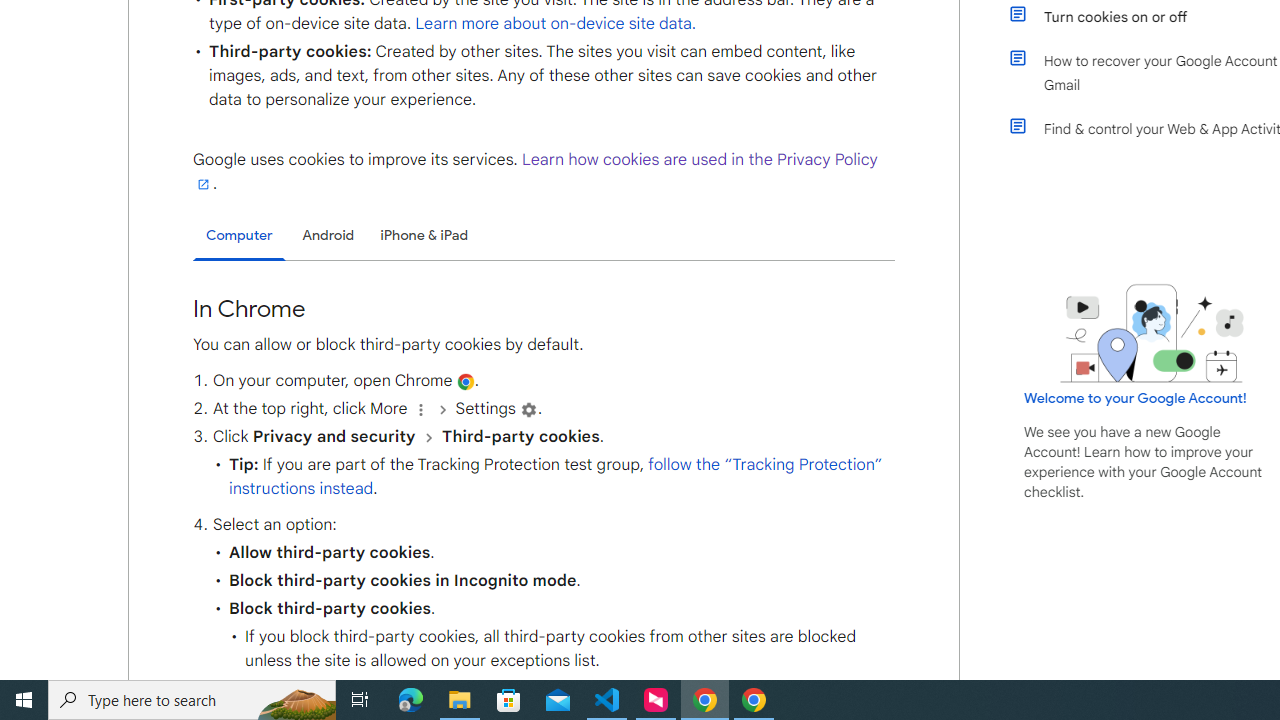 The image size is (1280, 720). What do you see at coordinates (535, 170) in the screenshot?
I see `'Learn how cookies are used in the Privacy Policy'` at bounding box center [535, 170].